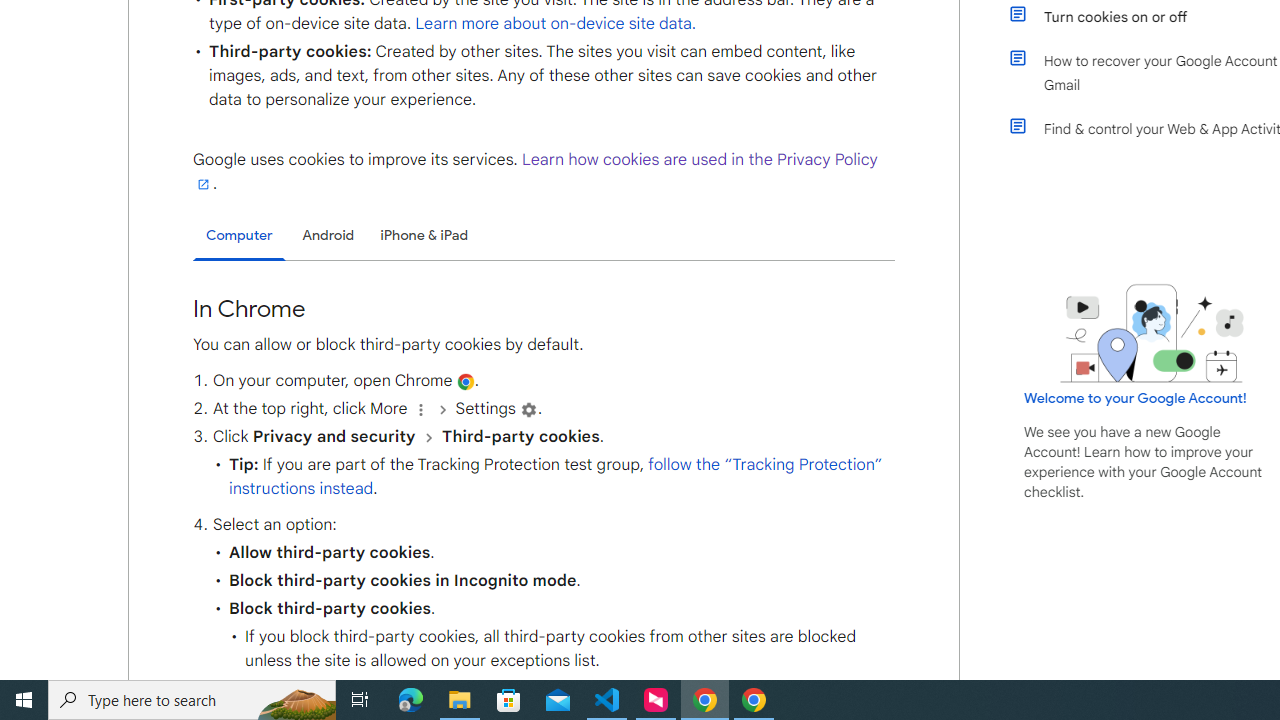 The image size is (1280, 720). What do you see at coordinates (535, 170) in the screenshot?
I see `'Learn how cookies are used in the Privacy Policy'` at bounding box center [535, 170].